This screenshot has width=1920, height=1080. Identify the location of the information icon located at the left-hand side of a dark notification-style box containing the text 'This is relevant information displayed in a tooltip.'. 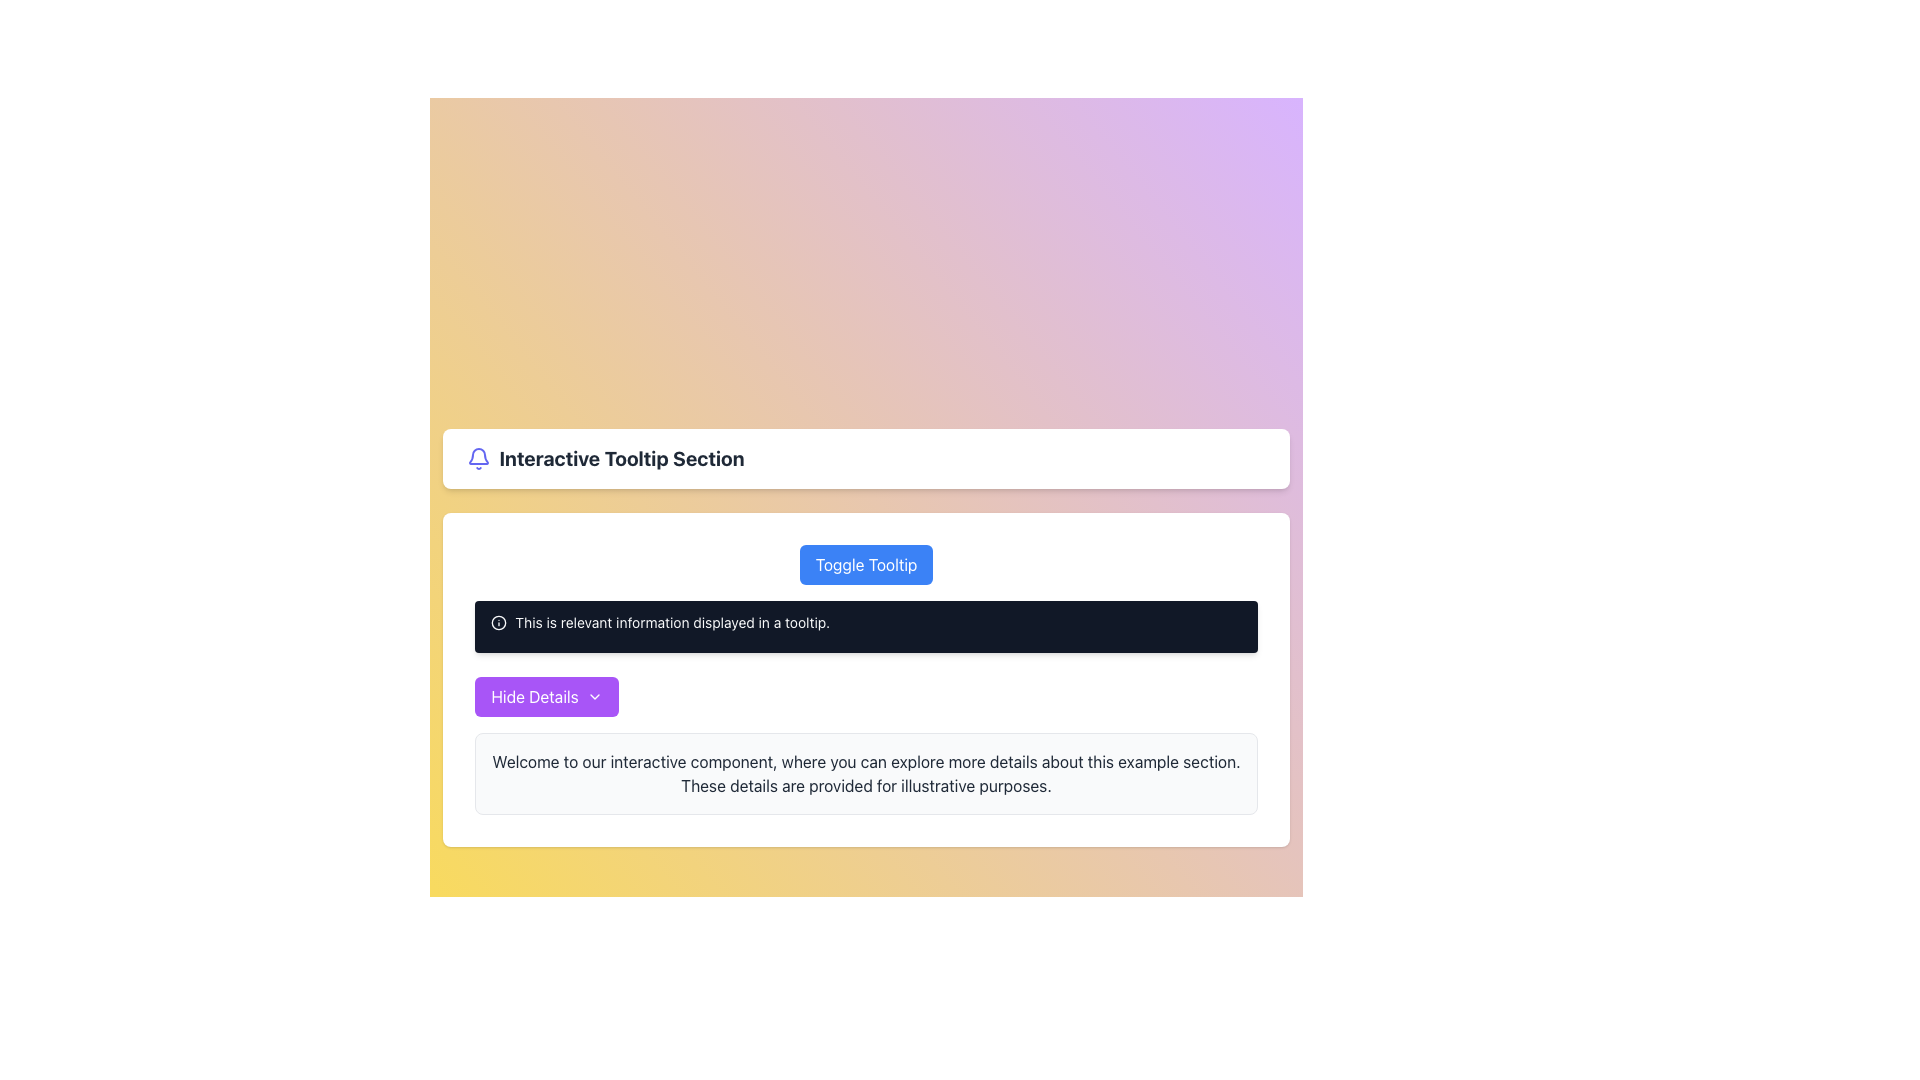
(499, 622).